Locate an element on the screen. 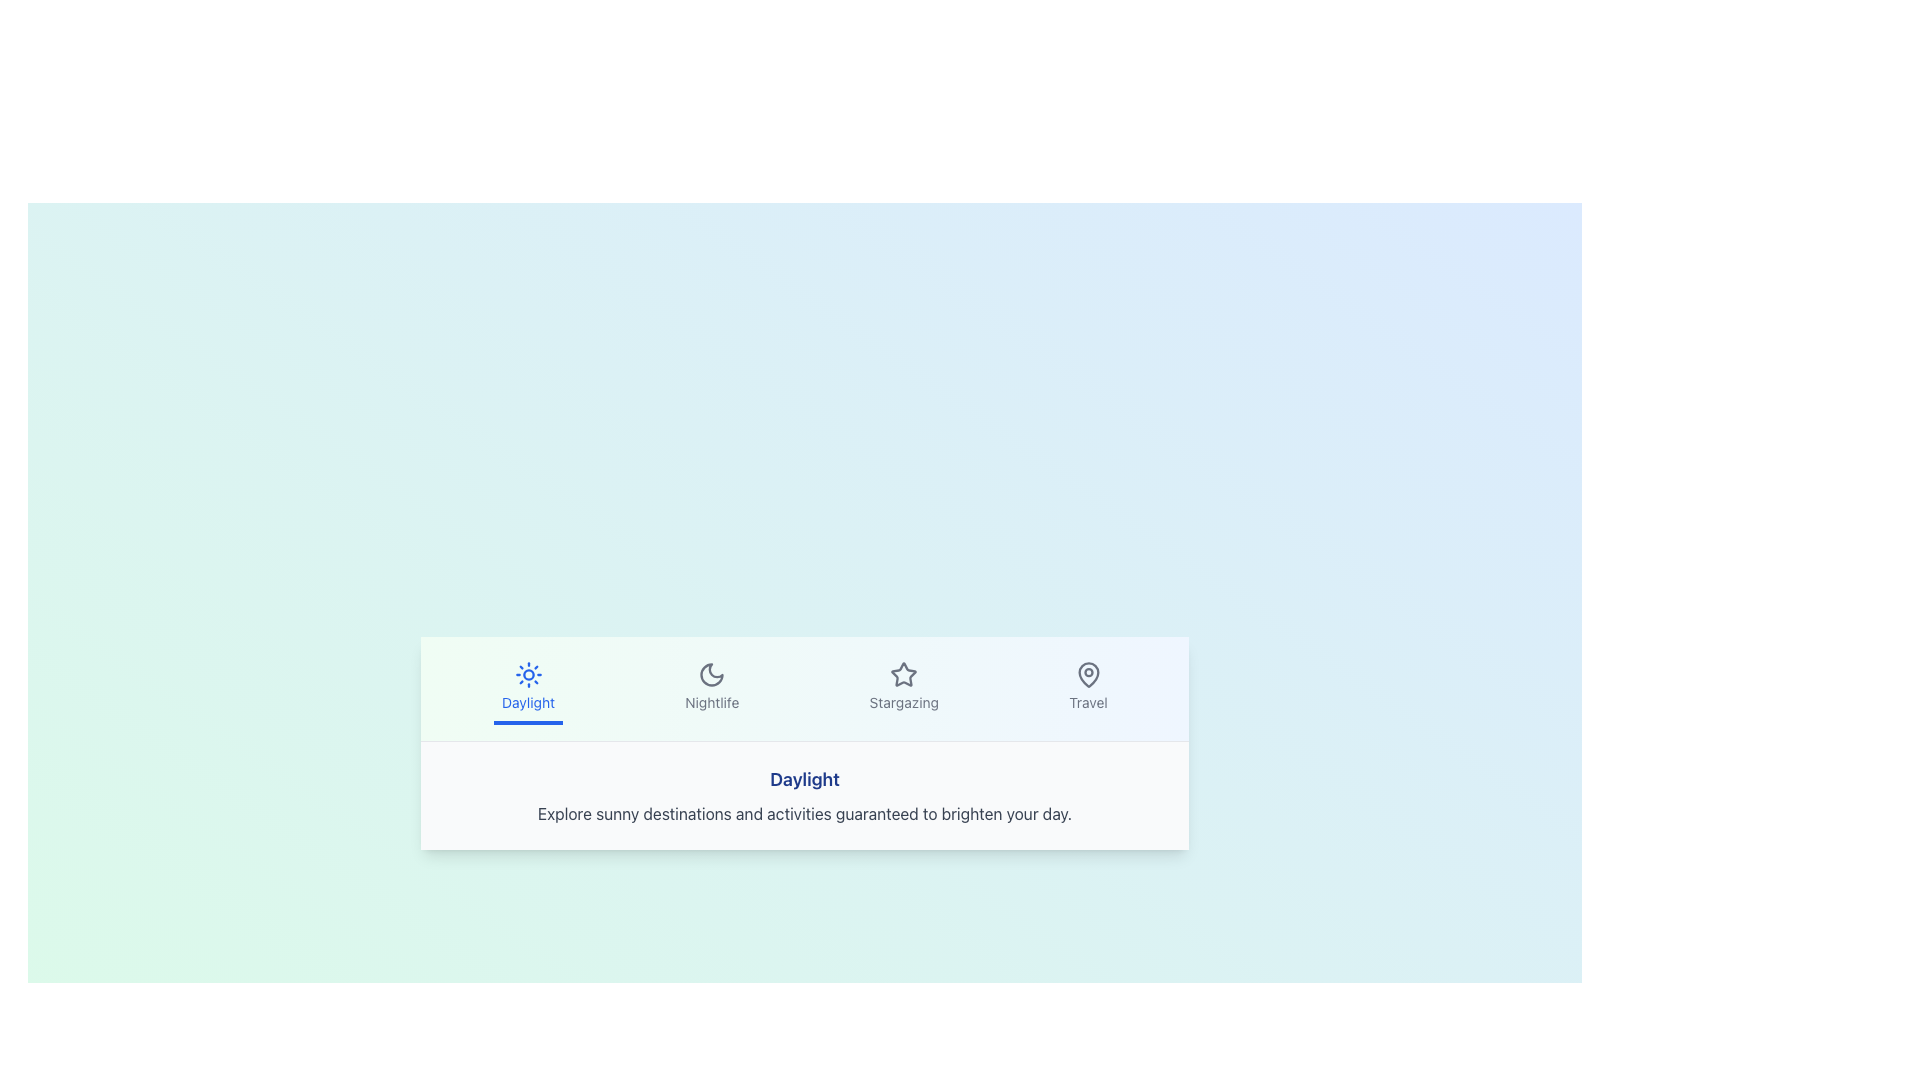 This screenshot has width=1920, height=1080. the crescent moon icon located in the second position from the left in the bottom center navigation bar is located at coordinates (712, 674).